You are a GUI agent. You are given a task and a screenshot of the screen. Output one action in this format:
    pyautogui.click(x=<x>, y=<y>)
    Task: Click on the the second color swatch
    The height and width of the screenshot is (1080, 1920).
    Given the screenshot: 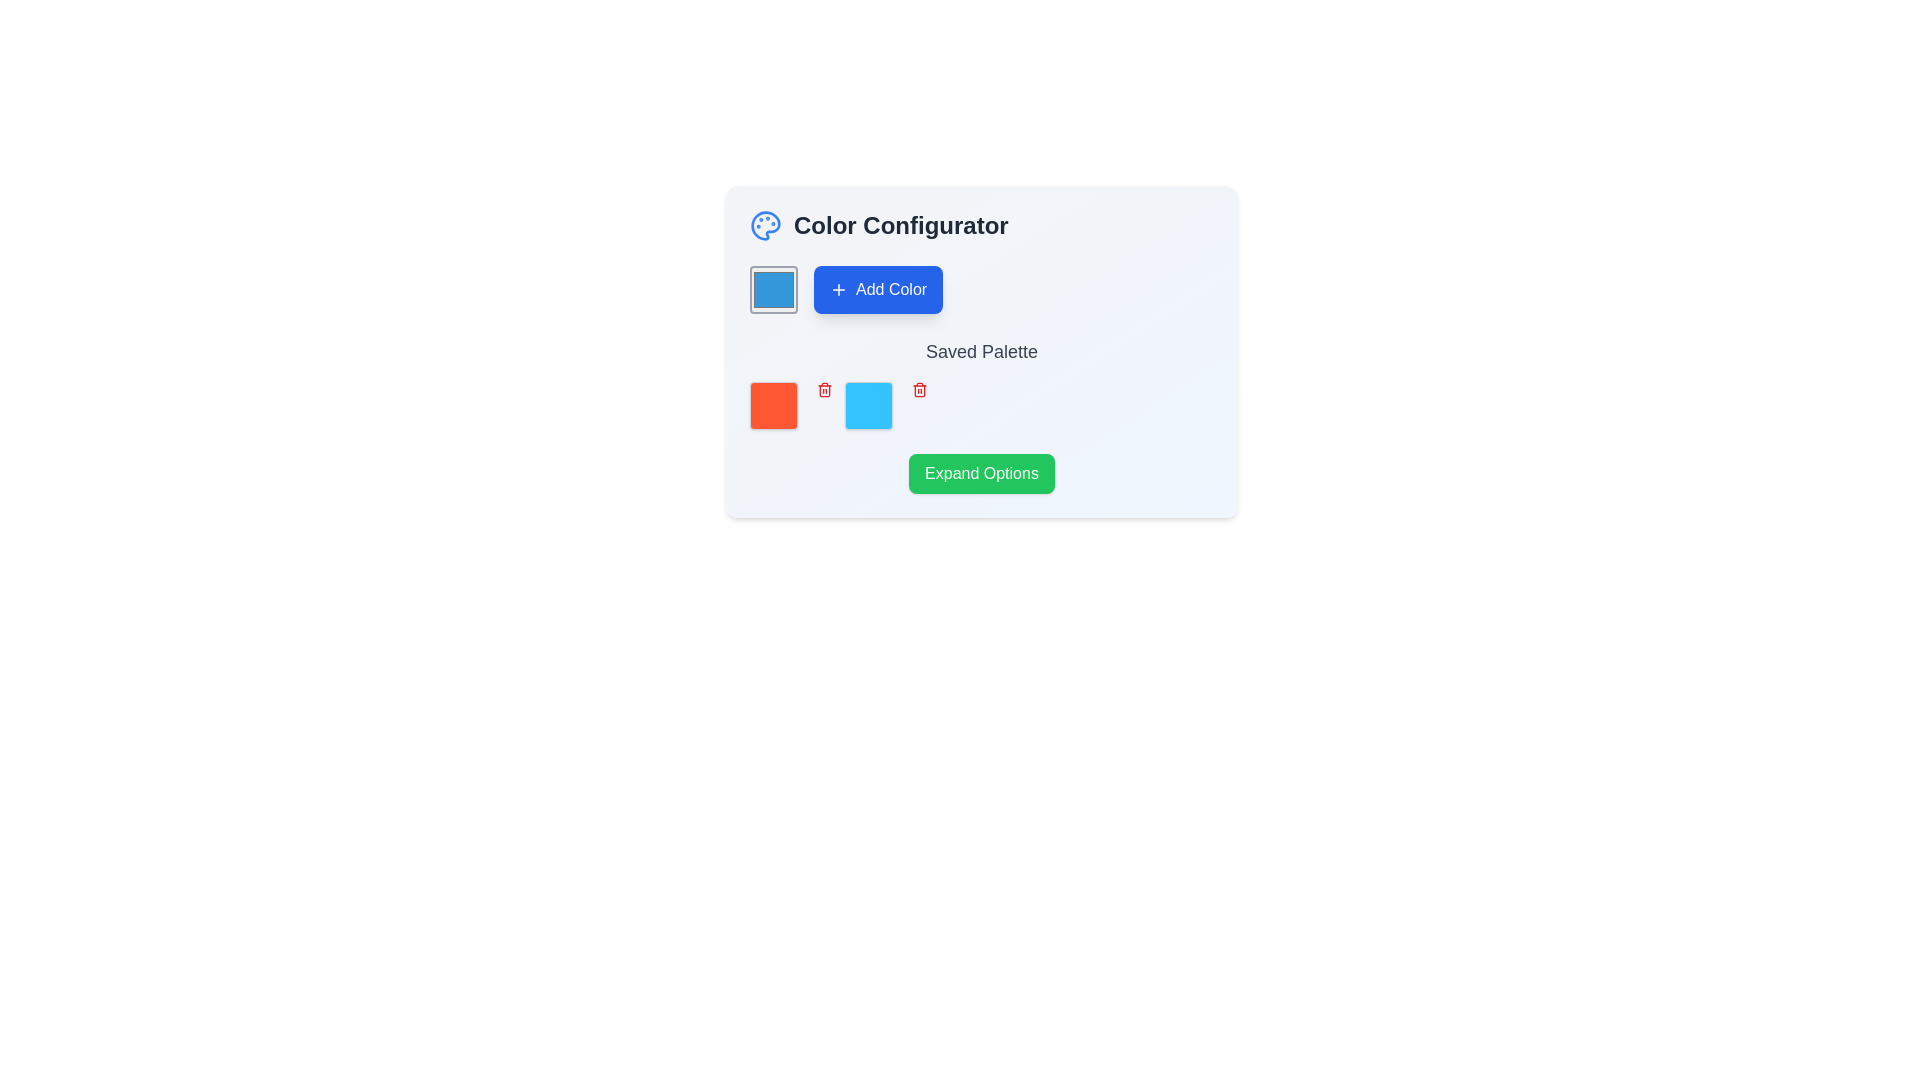 What is the action you would take?
    pyautogui.click(x=885, y=405)
    